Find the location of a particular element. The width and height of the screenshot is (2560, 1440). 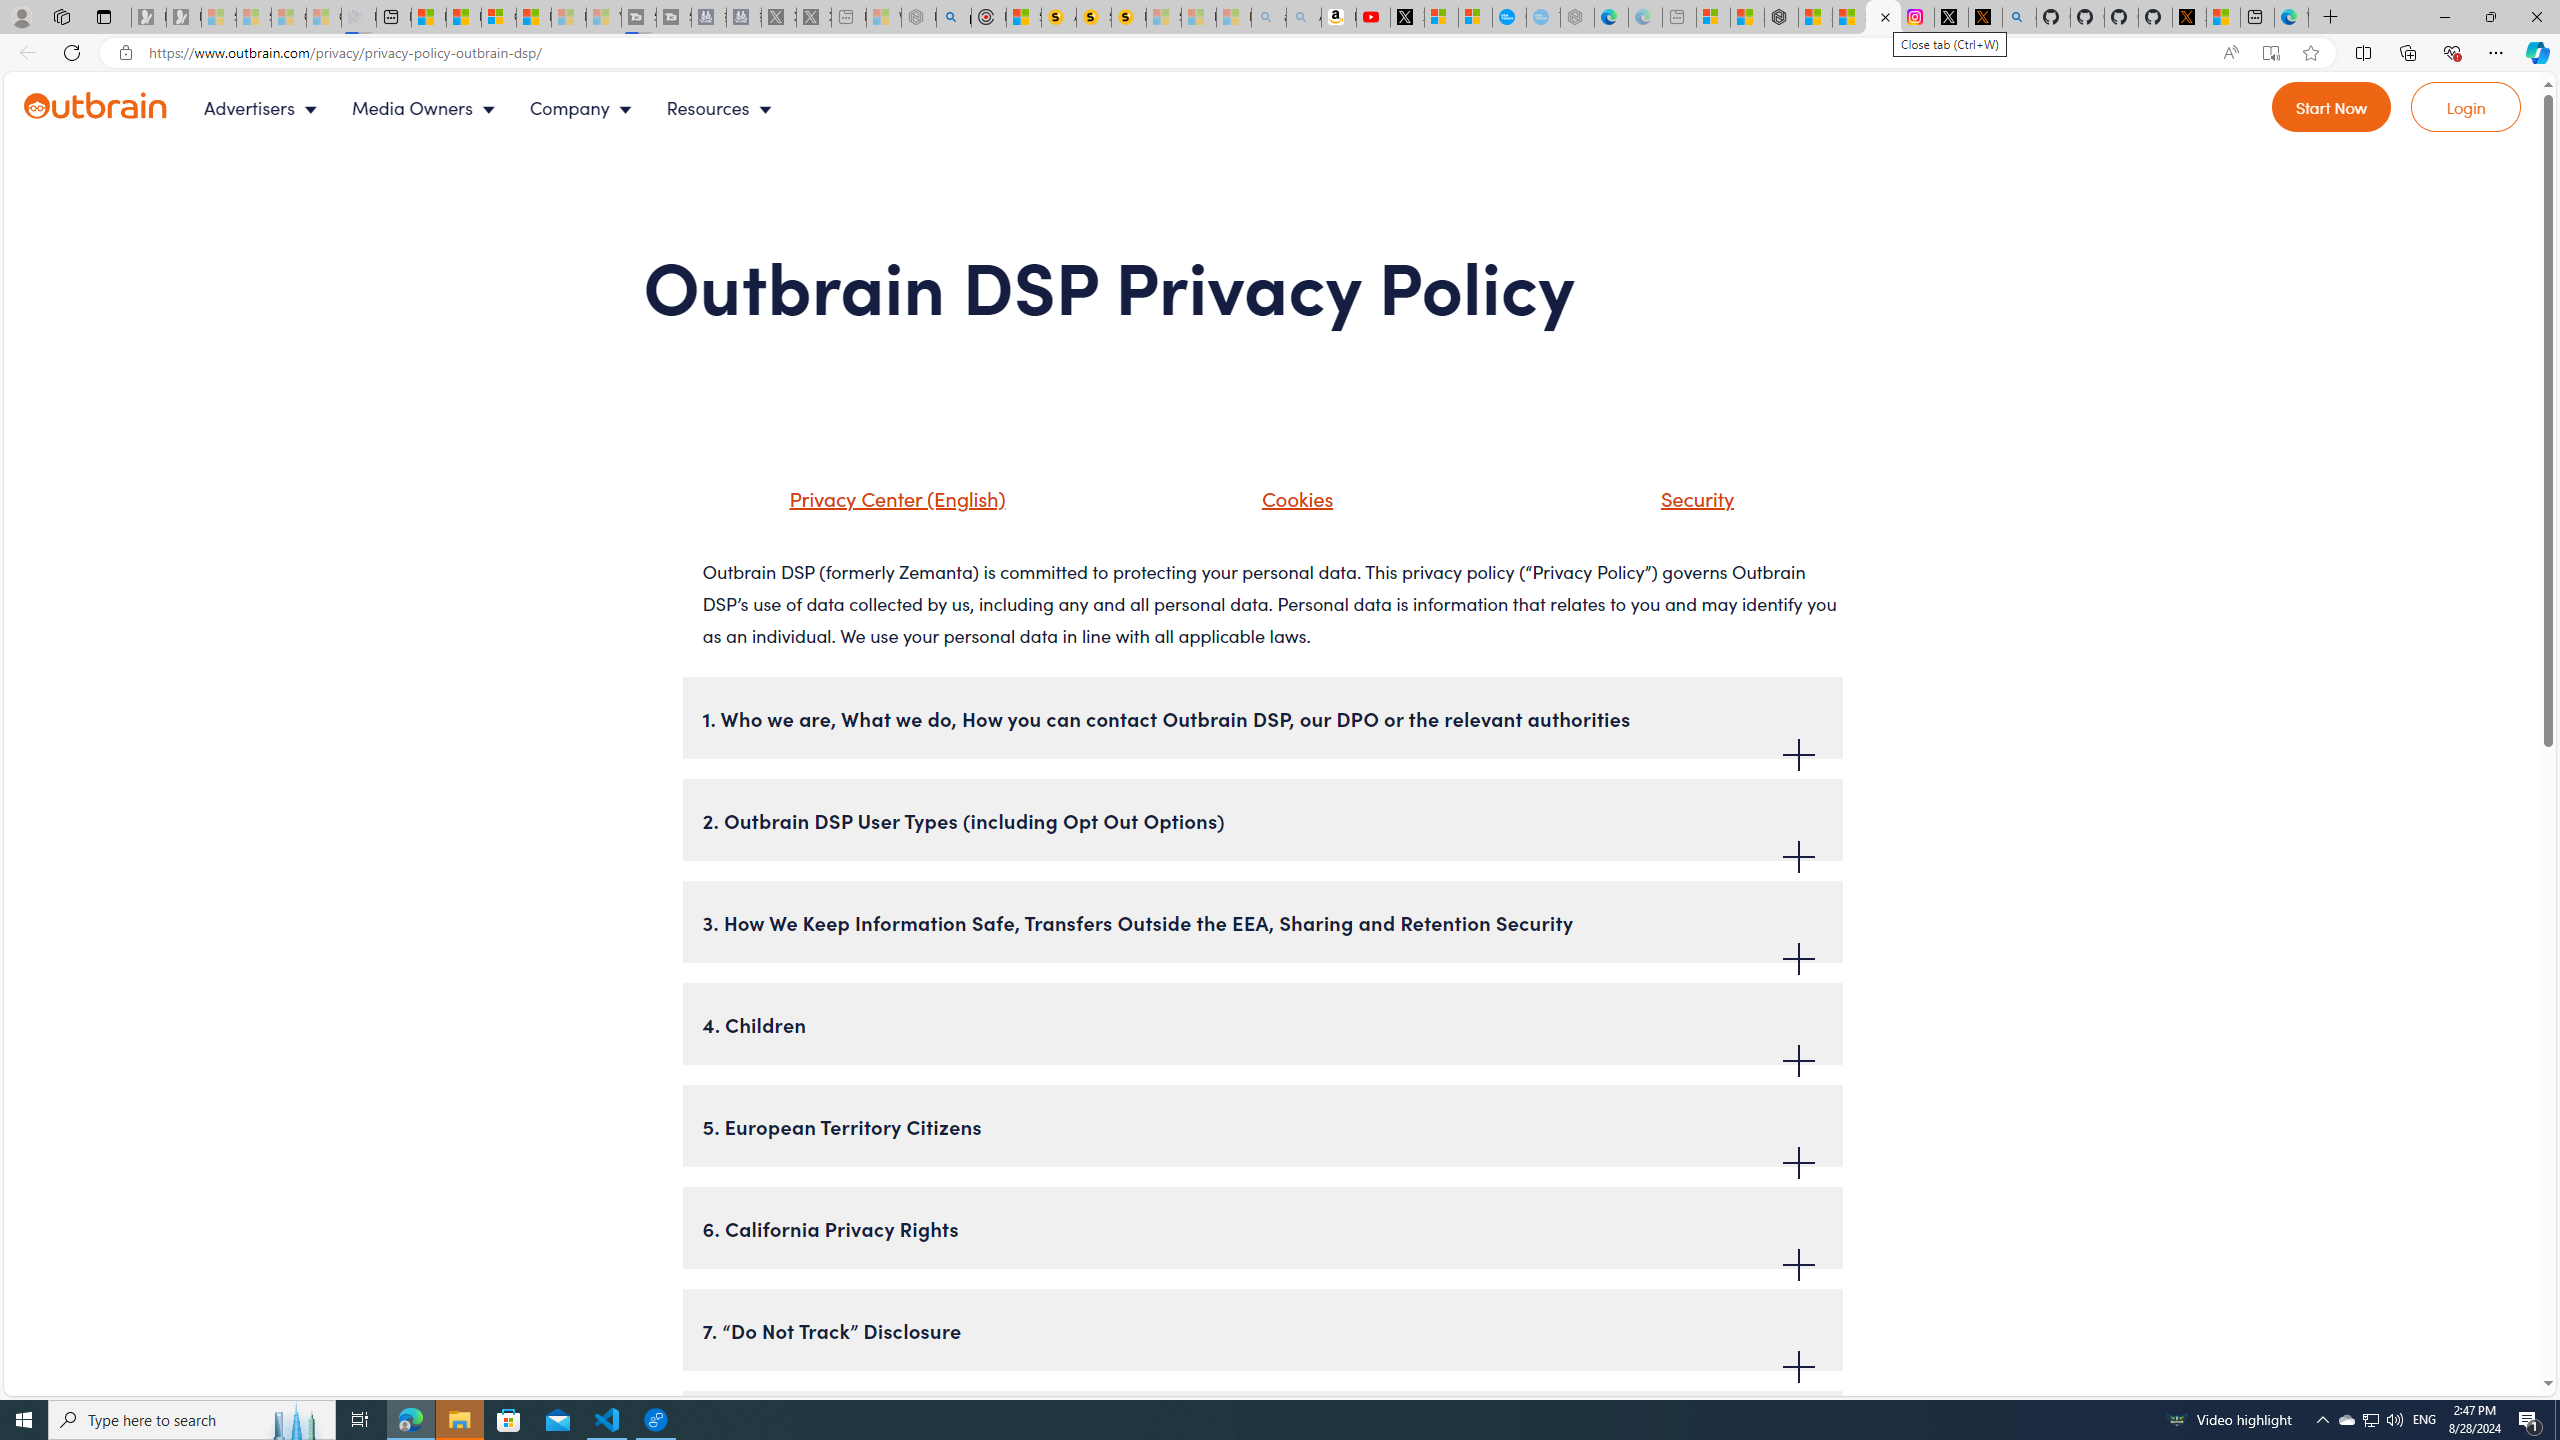

'Cookies' is located at coordinates (1271, 505).